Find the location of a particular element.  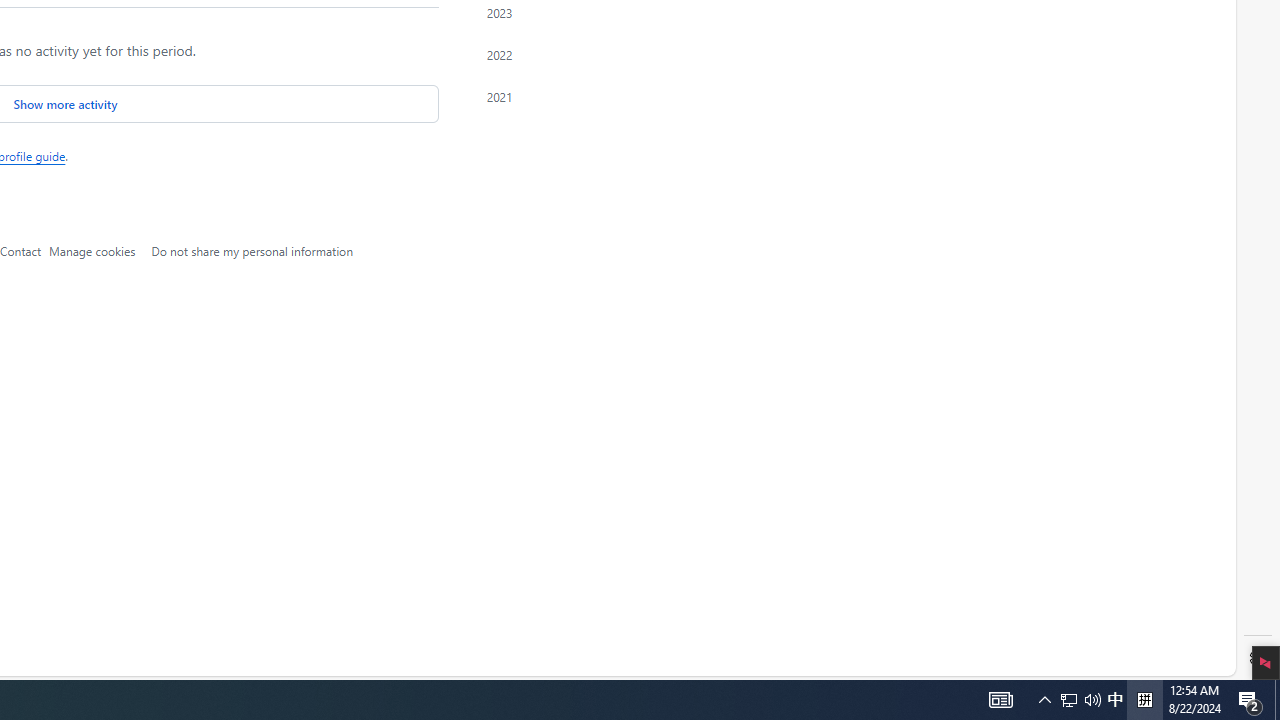

'Do not share my personal information' is located at coordinates (251, 249).